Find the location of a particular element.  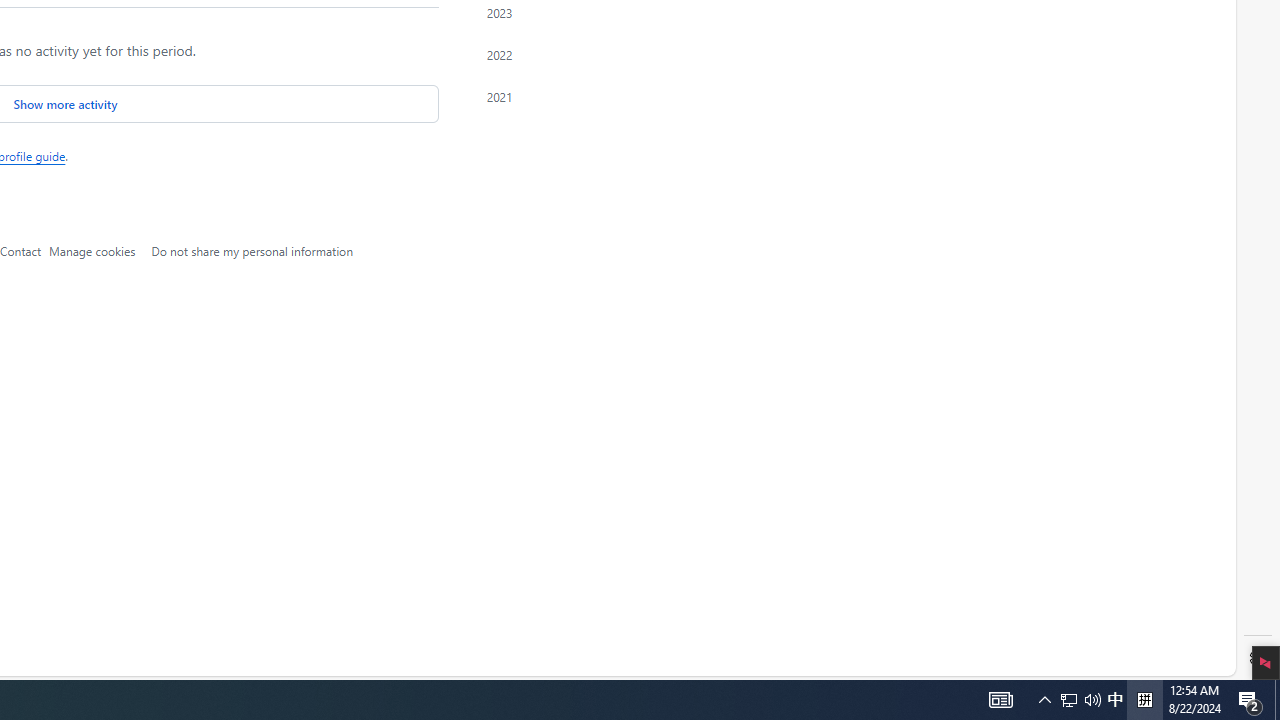

'Do not share my personal information' is located at coordinates (251, 249).